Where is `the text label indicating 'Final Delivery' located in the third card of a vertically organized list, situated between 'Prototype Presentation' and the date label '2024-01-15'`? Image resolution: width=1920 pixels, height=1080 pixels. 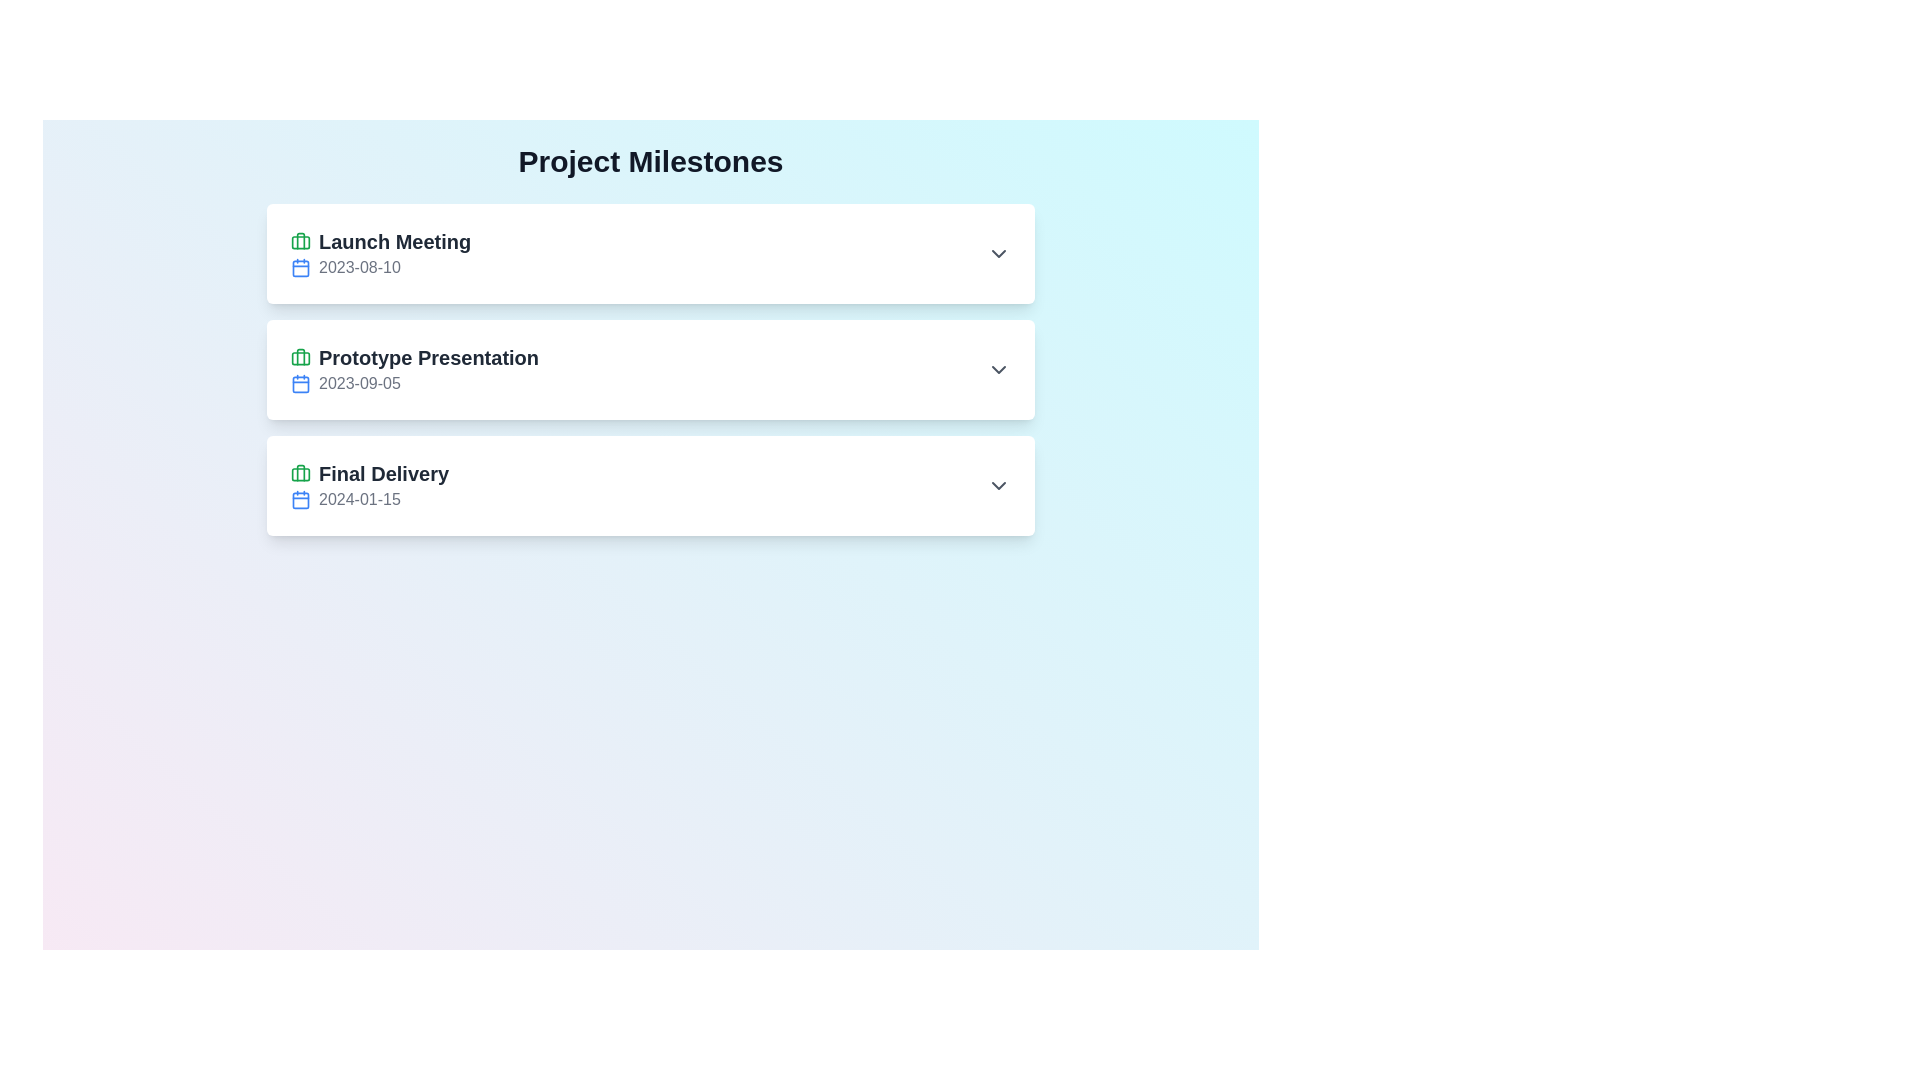
the text label indicating 'Final Delivery' located in the third card of a vertically organized list, situated between 'Prototype Presentation' and the date label '2024-01-15' is located at coordinates (369, 474).